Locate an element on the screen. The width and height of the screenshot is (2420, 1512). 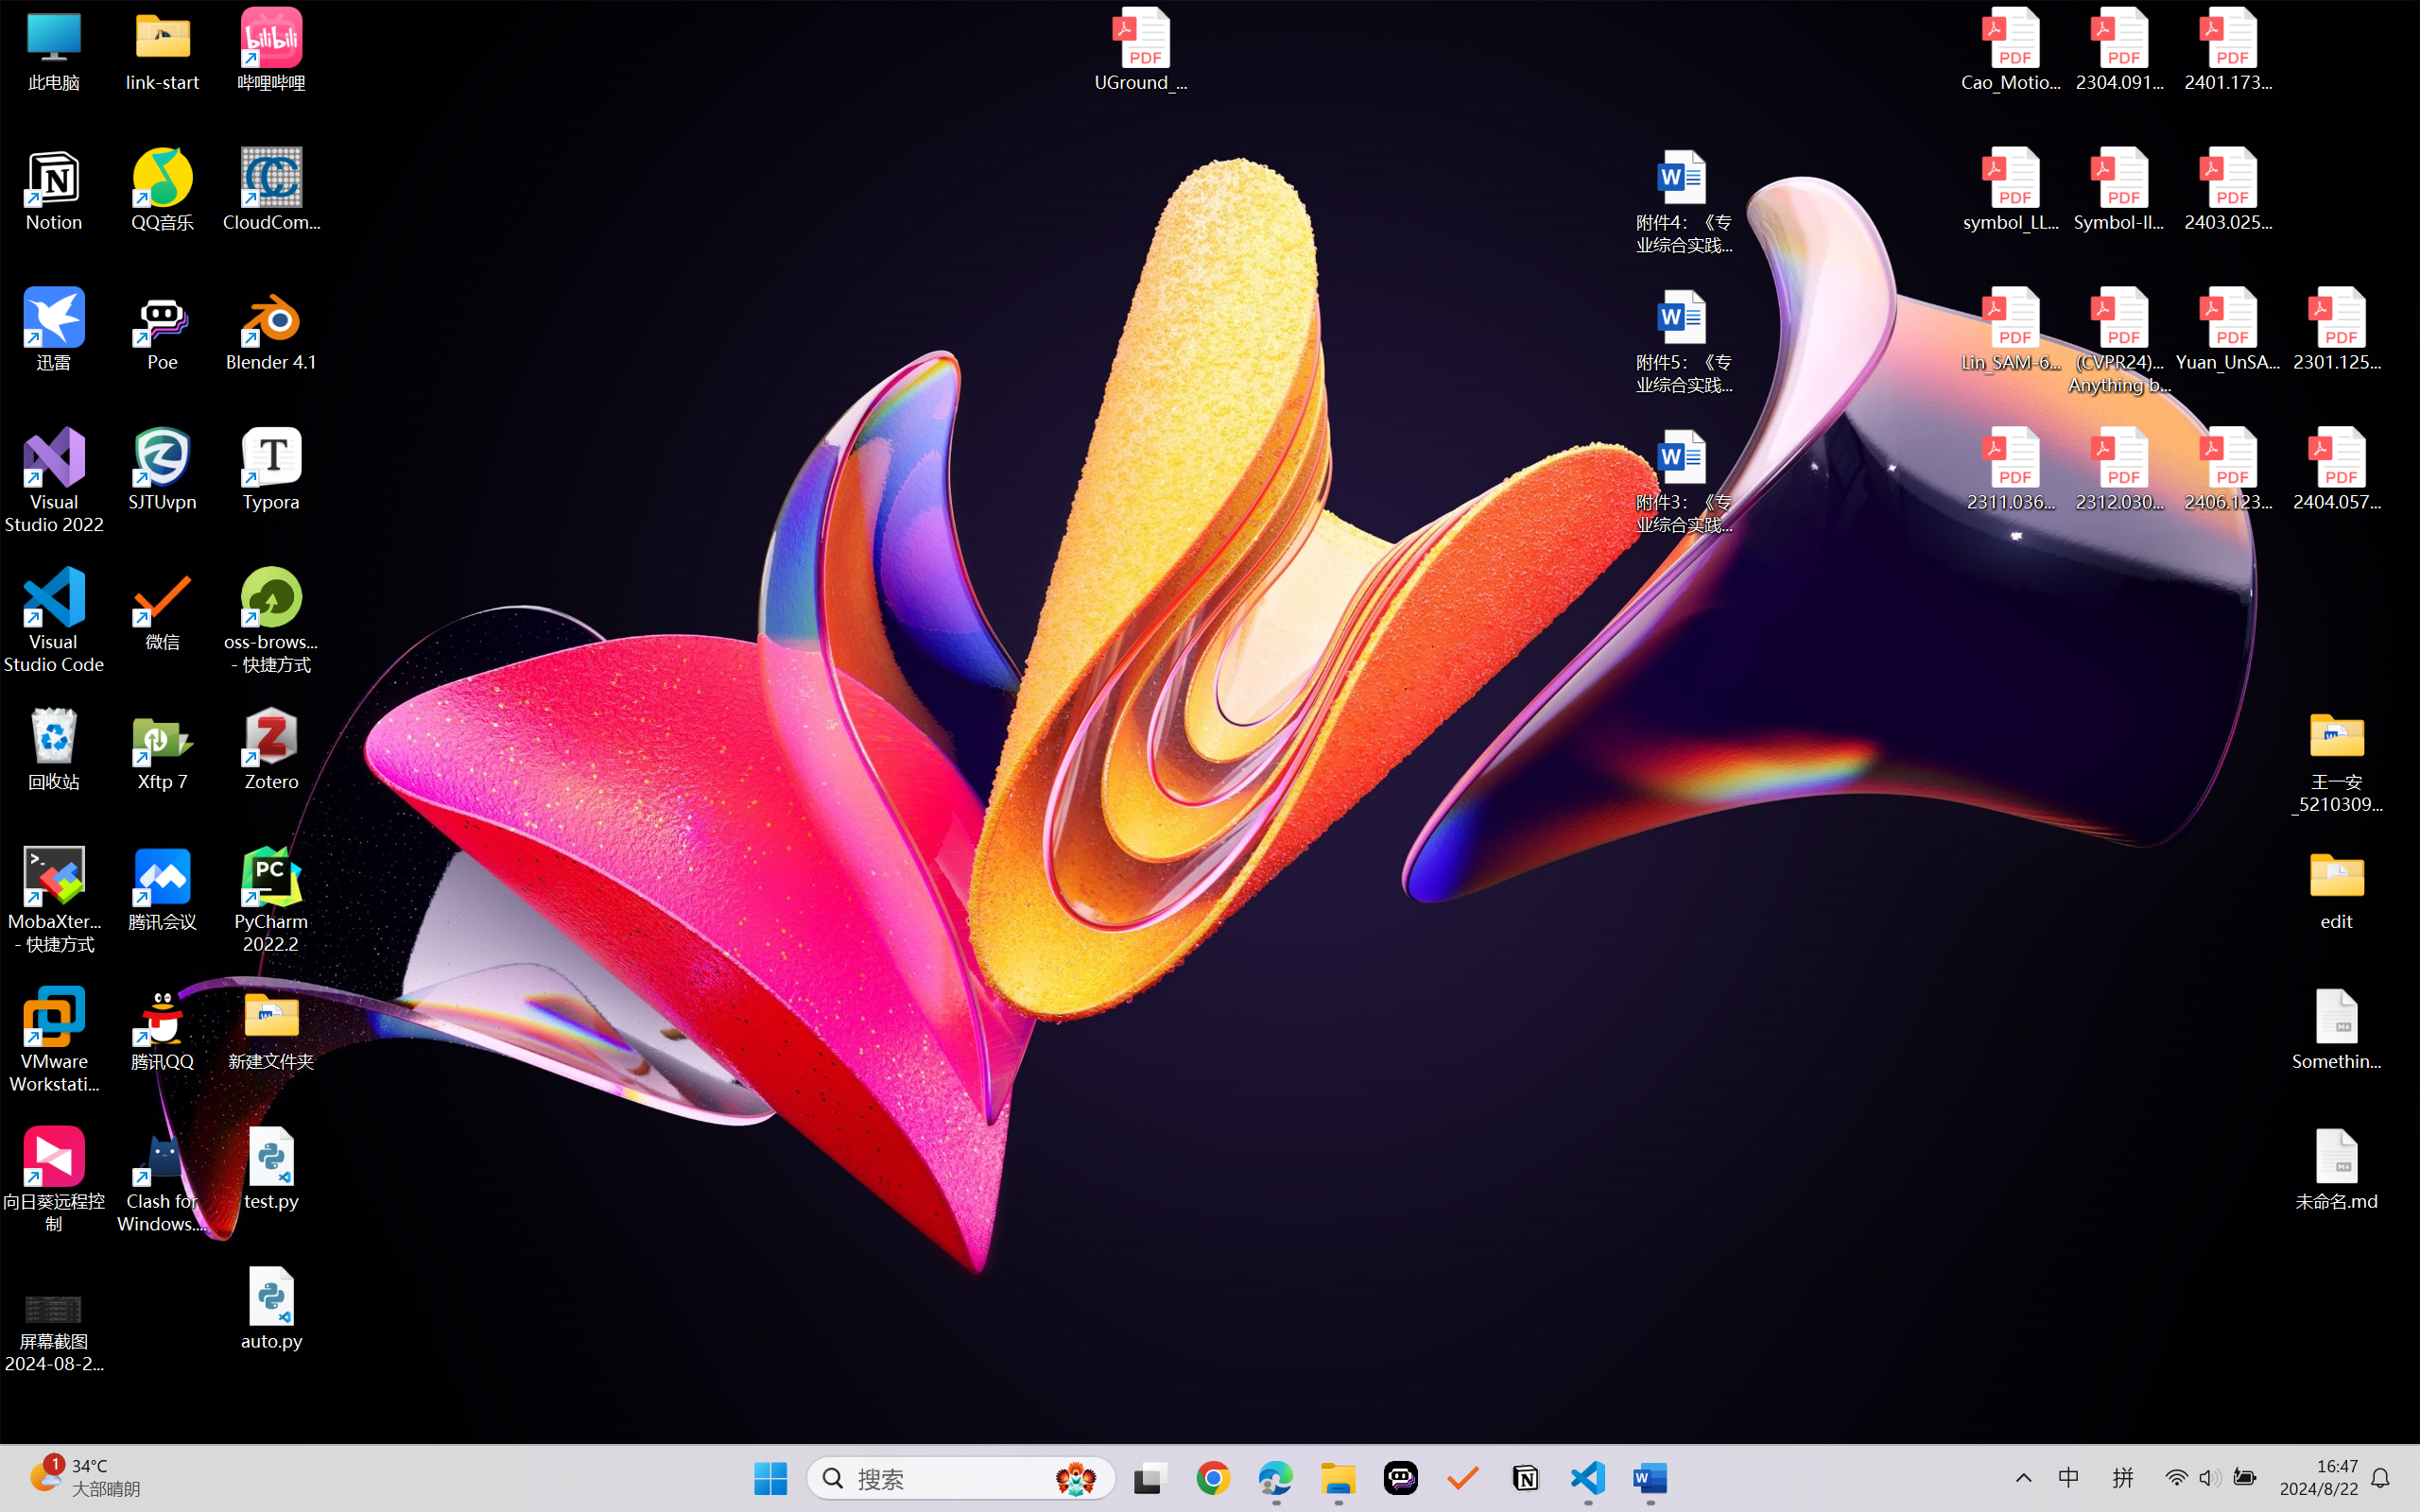
'UGround_paper.pdf' is located at coordinates (1141, 49).